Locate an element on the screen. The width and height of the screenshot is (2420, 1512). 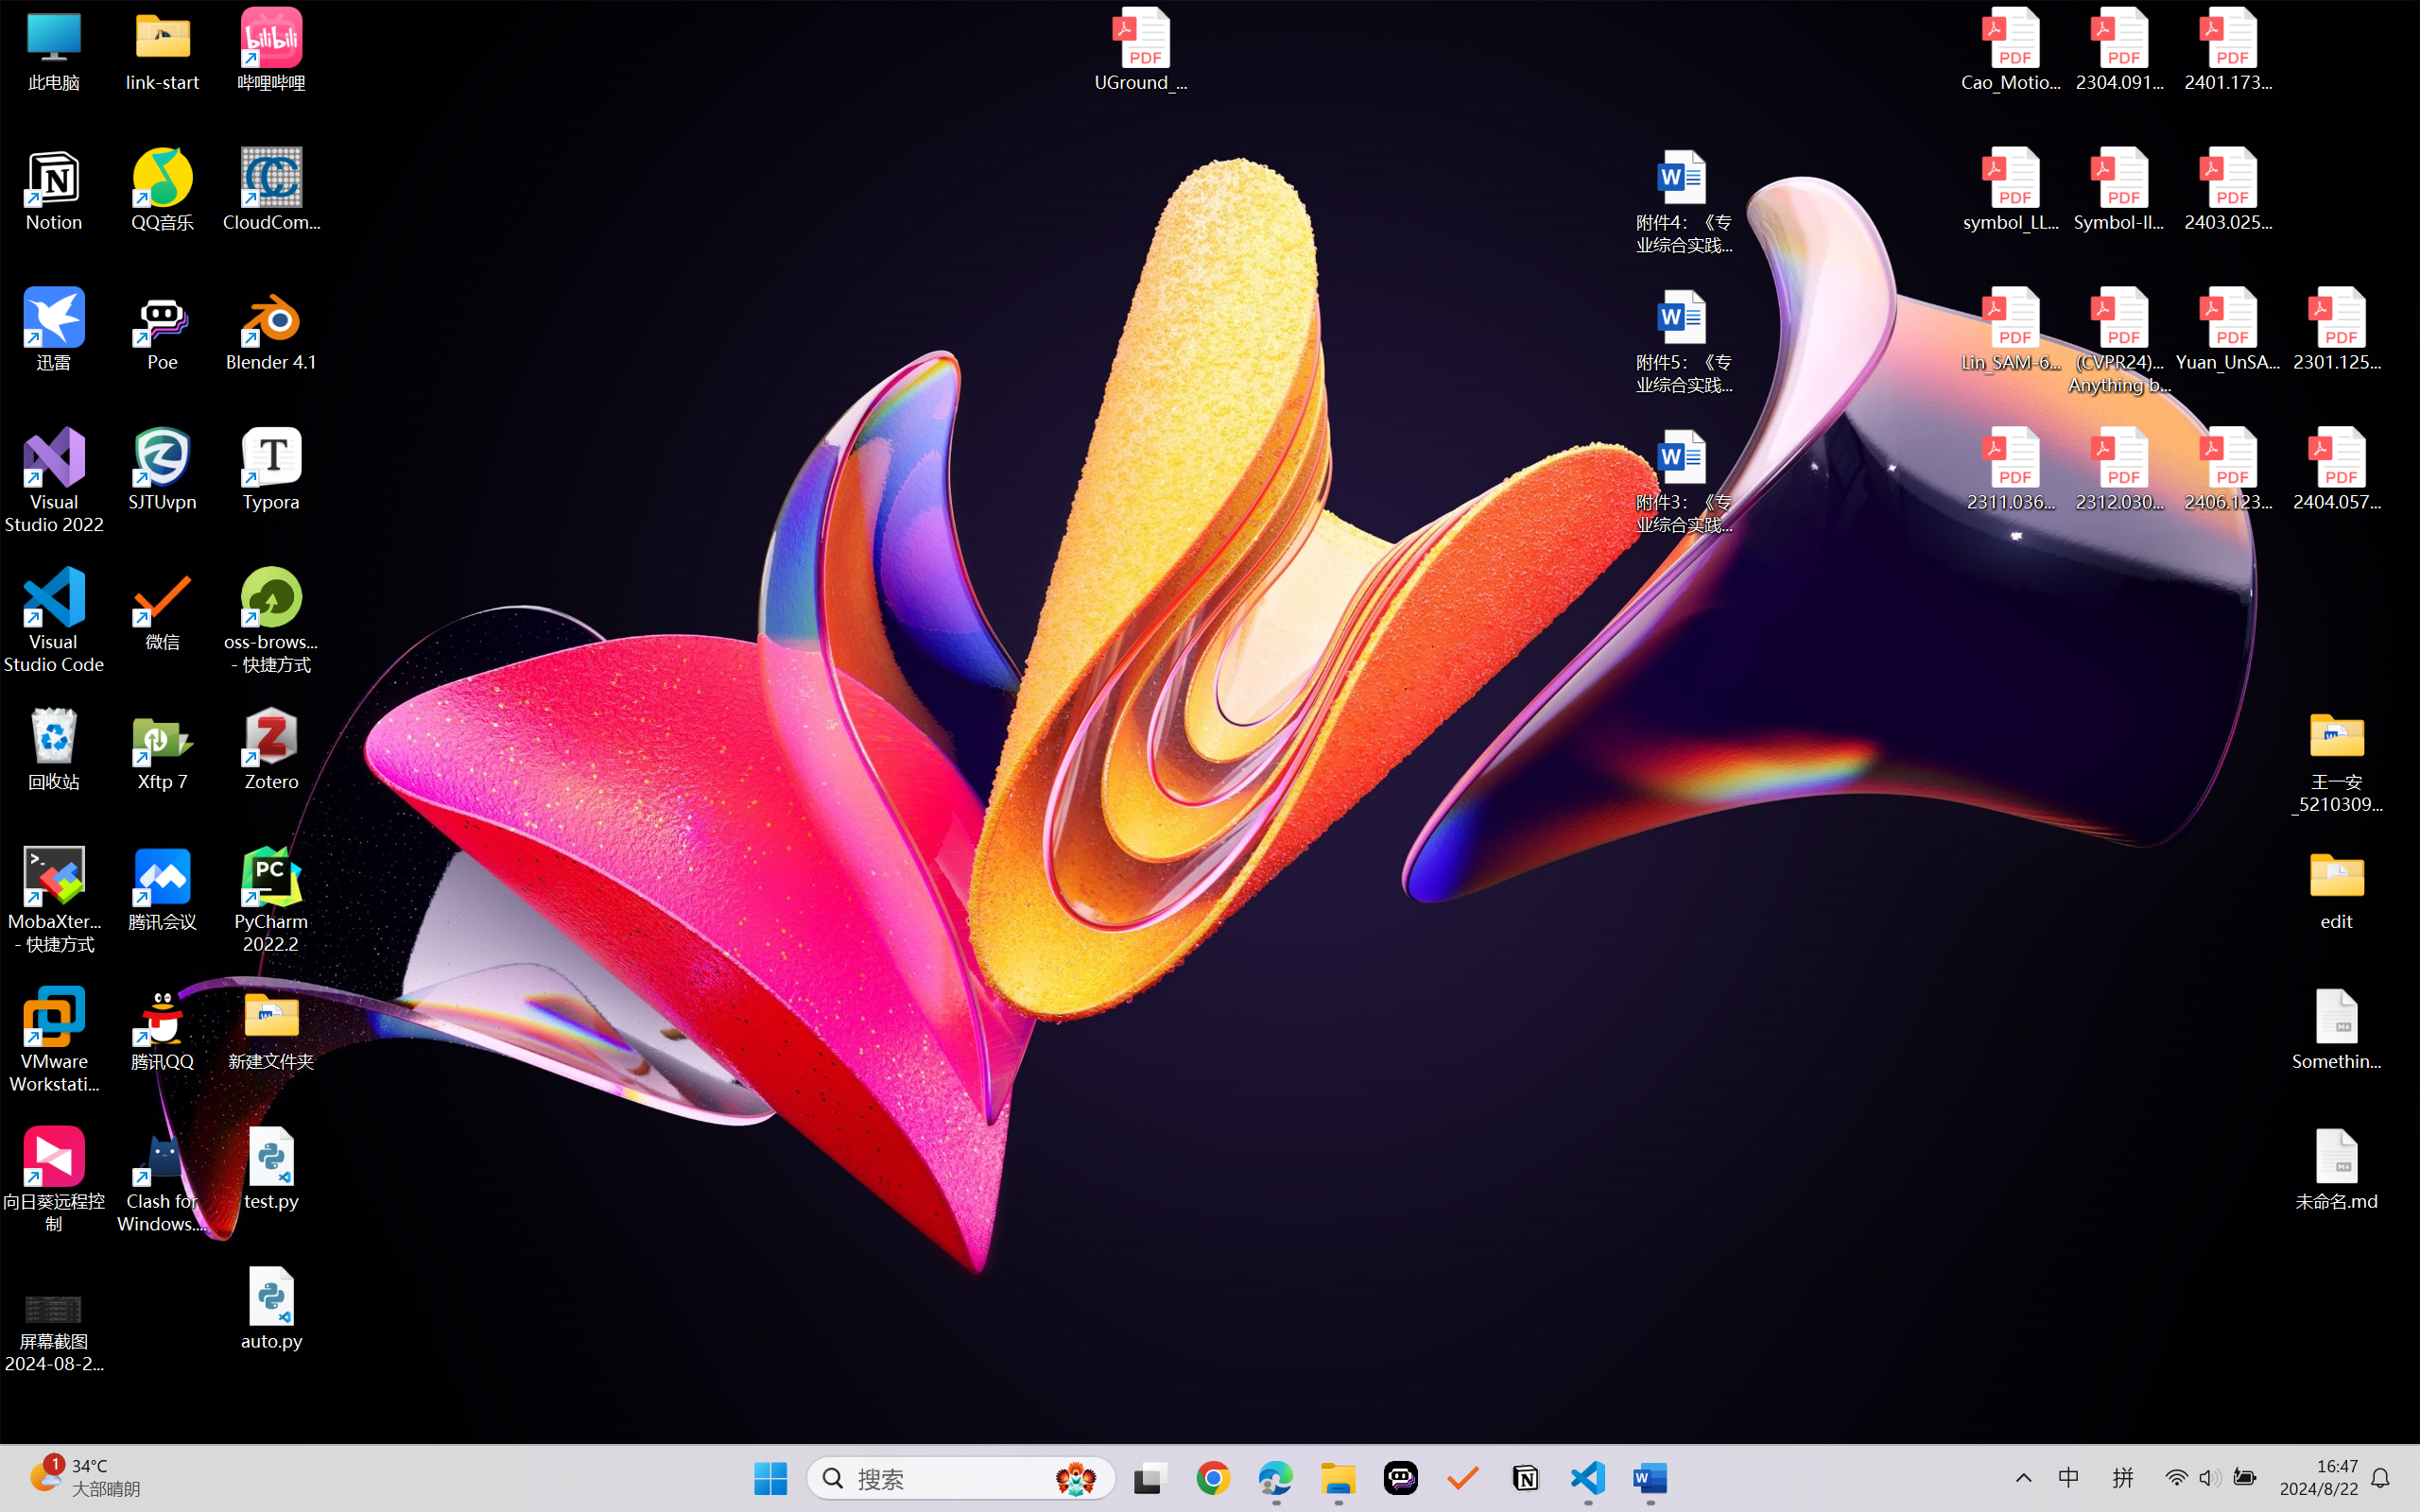
'UGround_paper.pdf' is located at coordinates (1141, 49).